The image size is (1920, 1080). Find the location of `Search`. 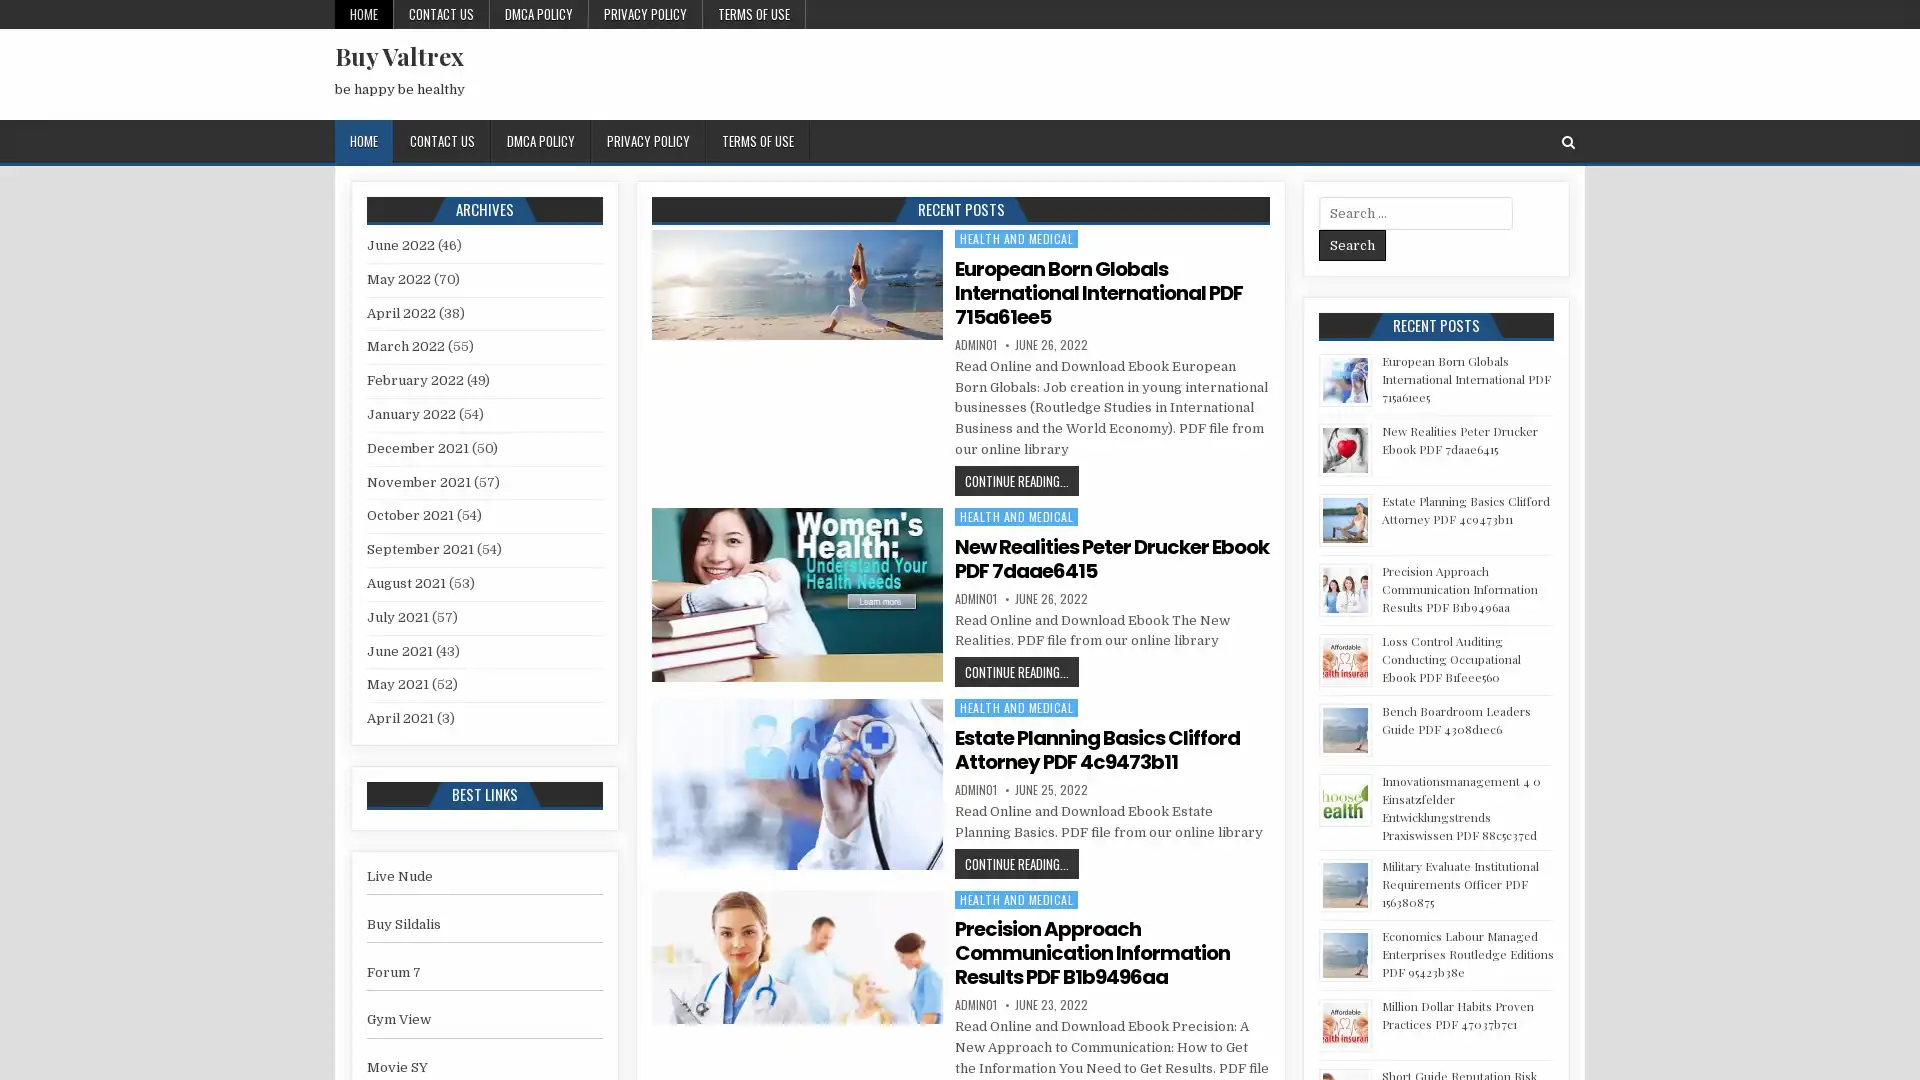

Search is located at coordinates (1351, 244).